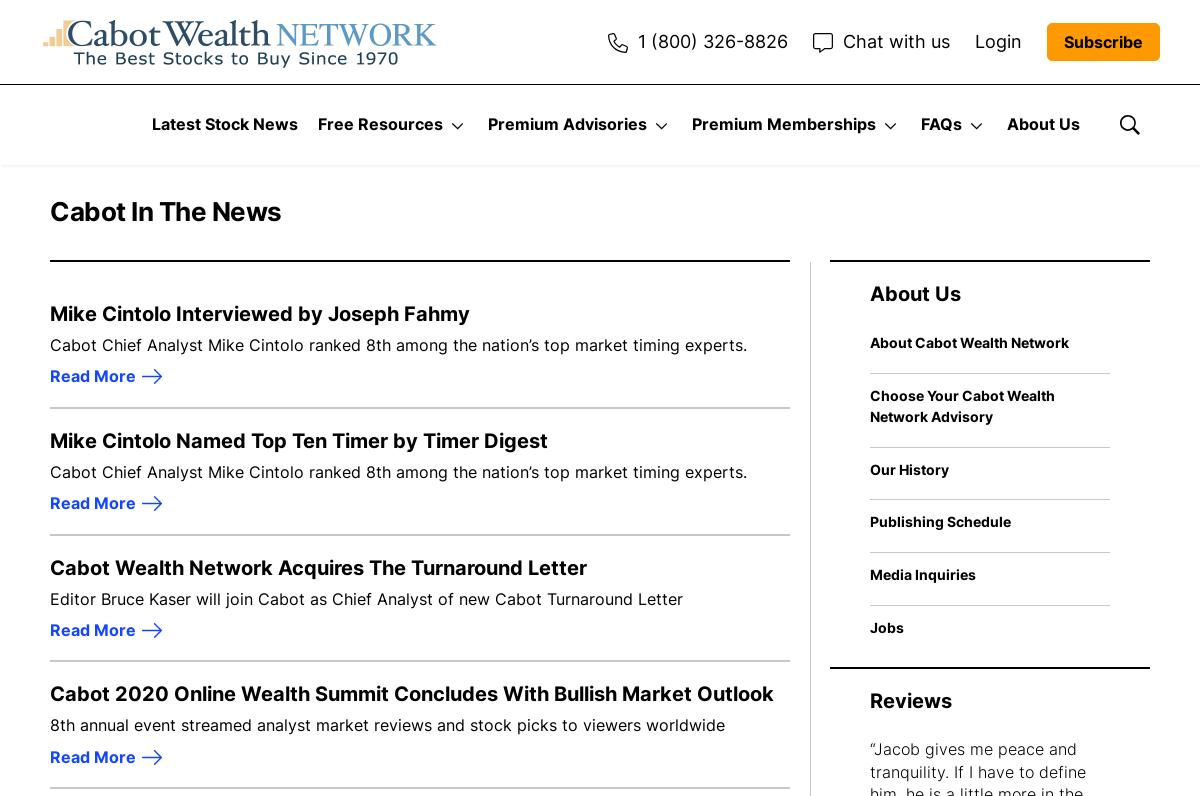  Describe the element at coordinates (1076, 373) in the screenshot. I see `'Cabot Turnaround Letter'` at that location.